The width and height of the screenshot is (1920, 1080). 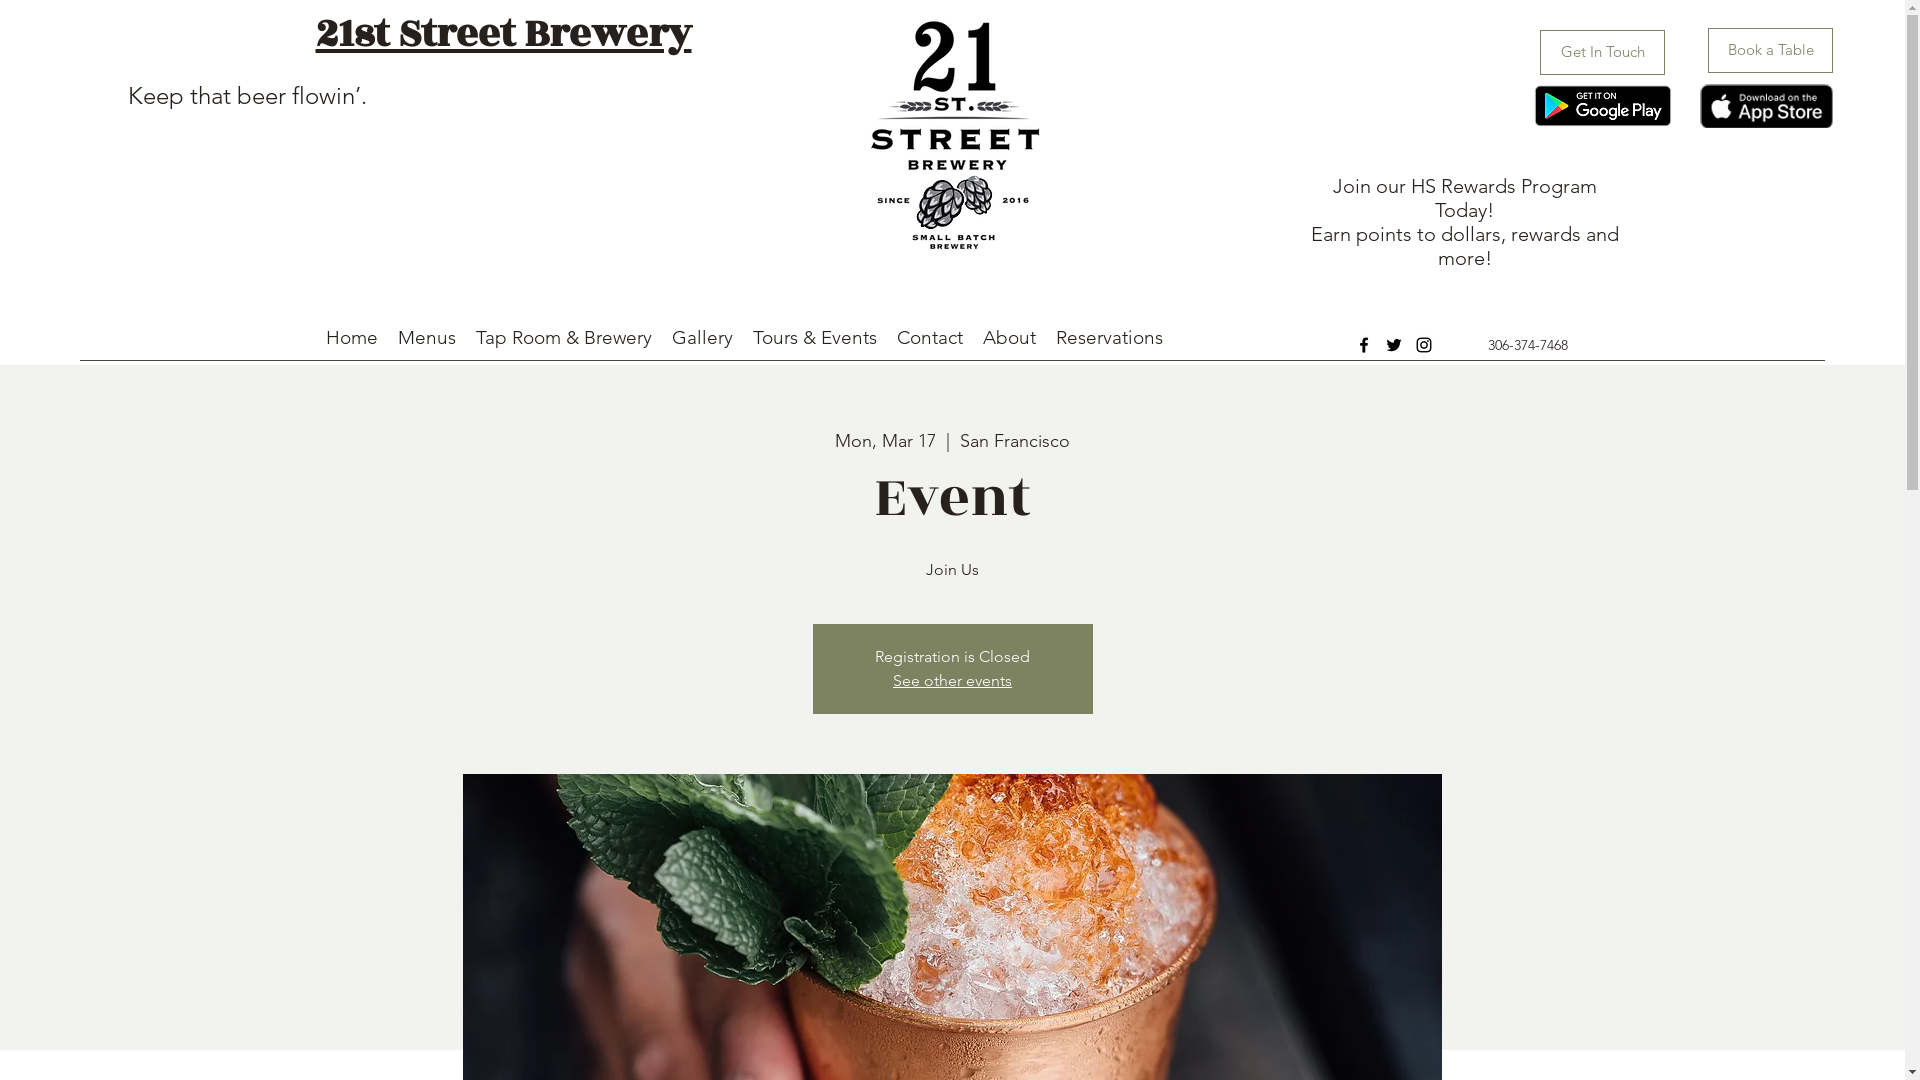 What do you see at coordinates (741, 337) in the screenshot?
I see `'Tours & Events'` at bounding box center [741, 337].